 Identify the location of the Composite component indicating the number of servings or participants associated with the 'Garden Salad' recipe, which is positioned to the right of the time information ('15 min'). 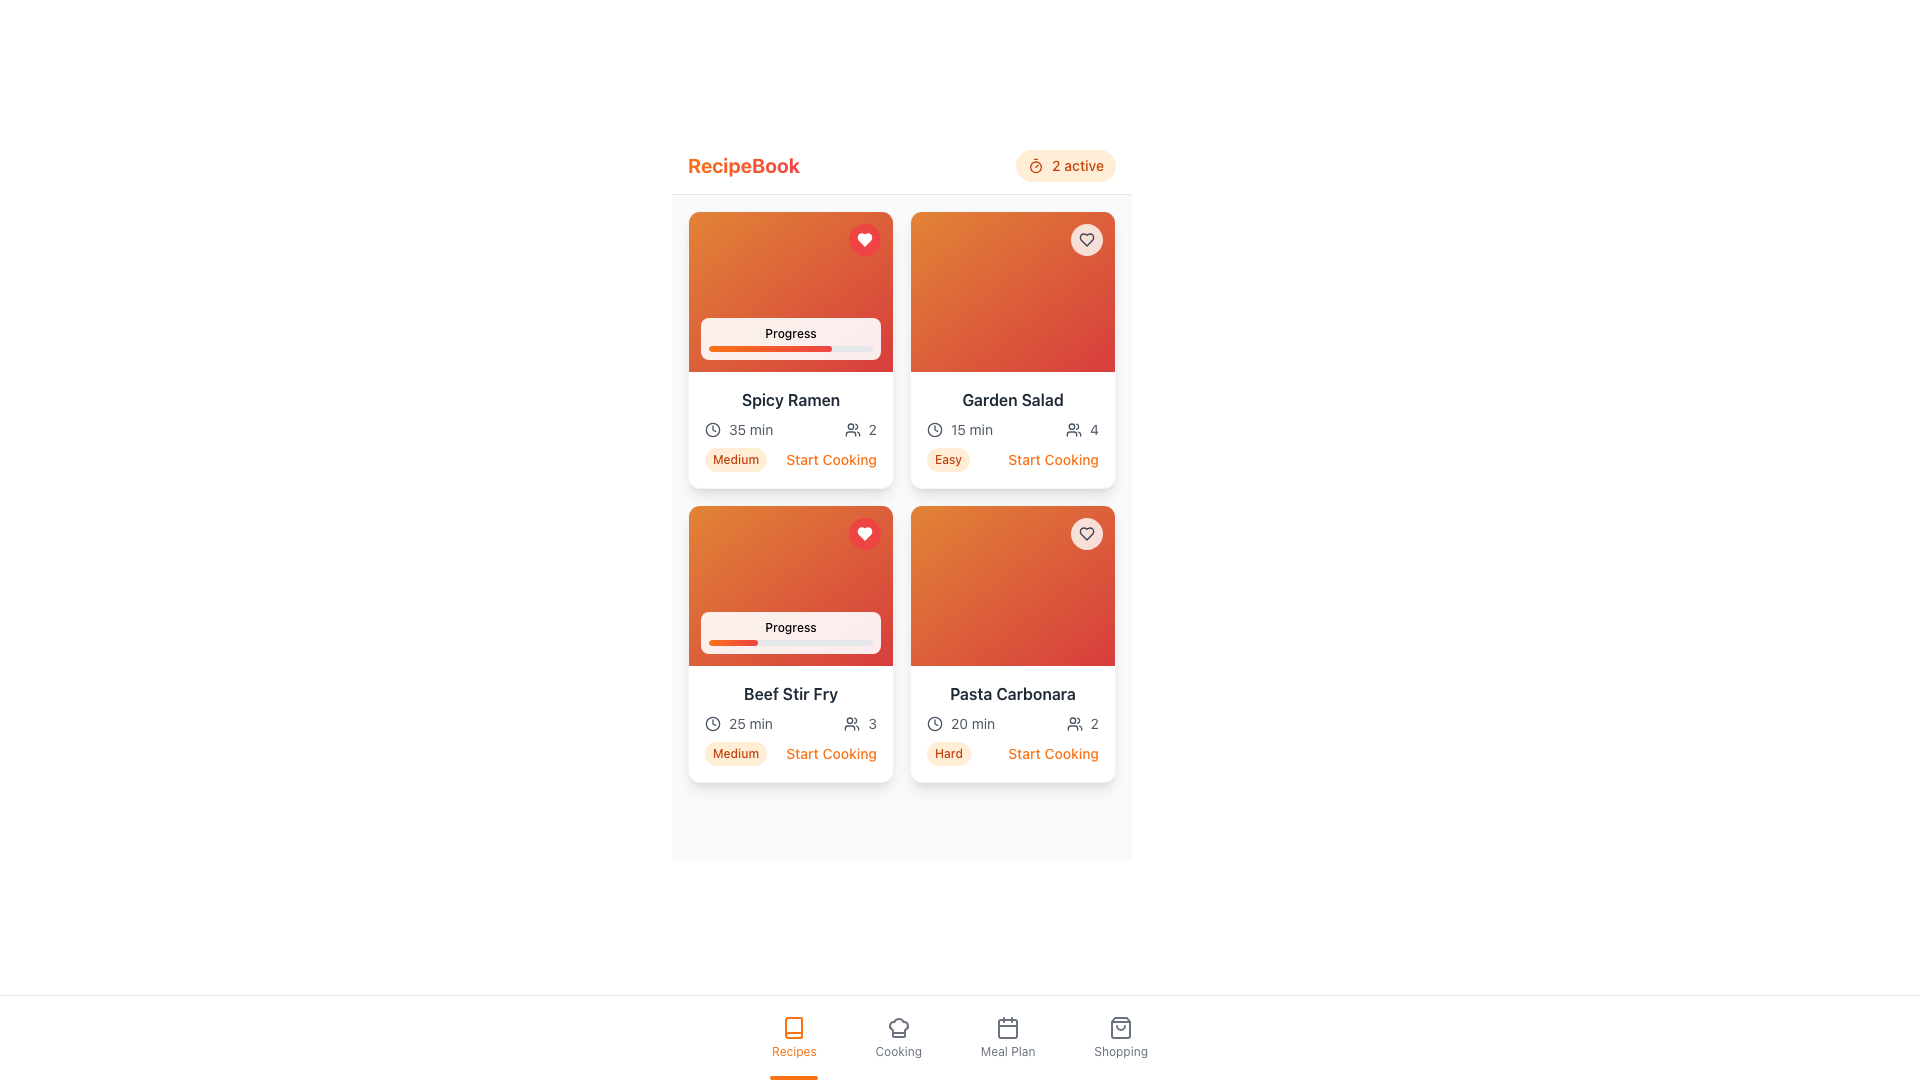
(1081, 428).